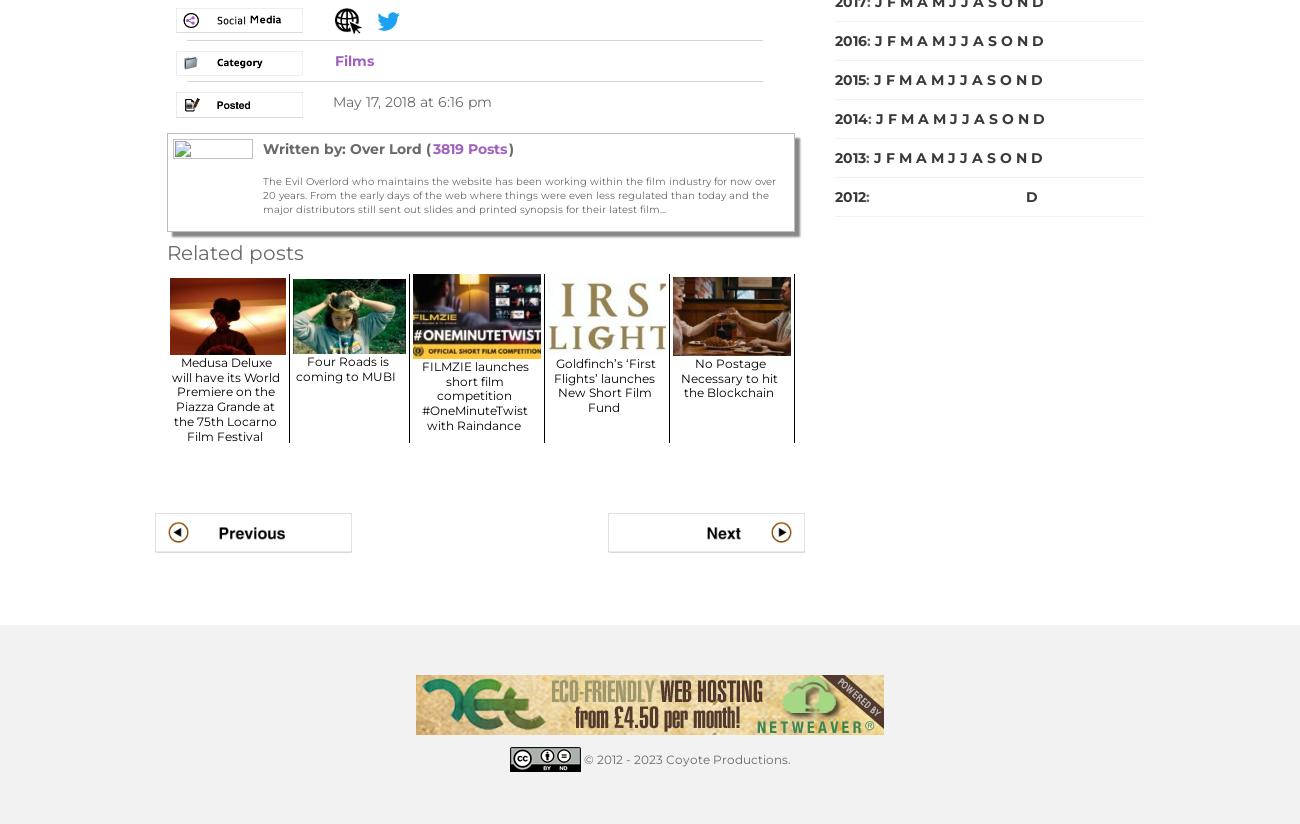 This screenshot has width=1300, height=824. I want to click on 'The Evil Overlord who maintains the website has been working within the film industry for now over 20 years. From the early days of the web where things were even less regulated than today and the major distributors still sent out slides and printed synopsis for their latest film...', so click(519, 195).